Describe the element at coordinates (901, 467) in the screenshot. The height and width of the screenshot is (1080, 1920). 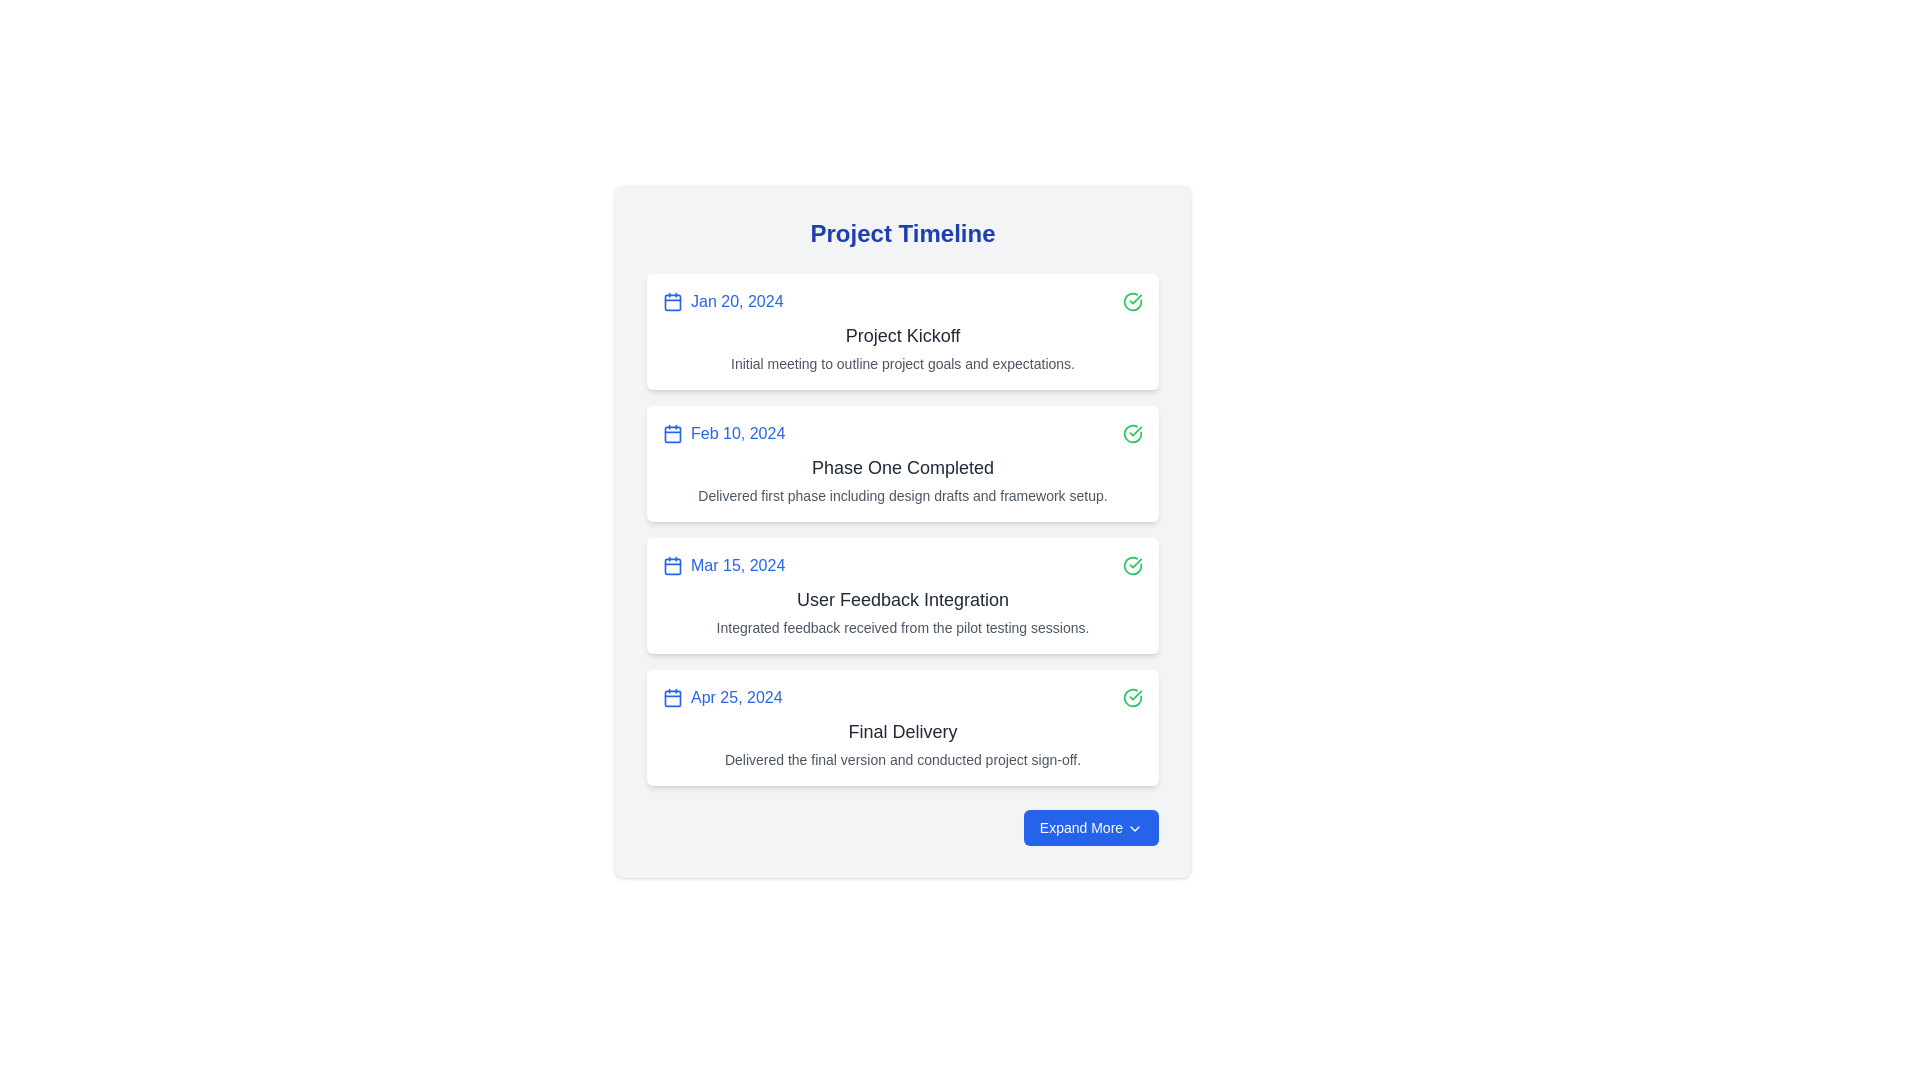
I see `the text label that reads 'Phase One Completed', which is the second line of text in the card under 'Feb 10, 2024' in the 'Project Timeline'` at that location.